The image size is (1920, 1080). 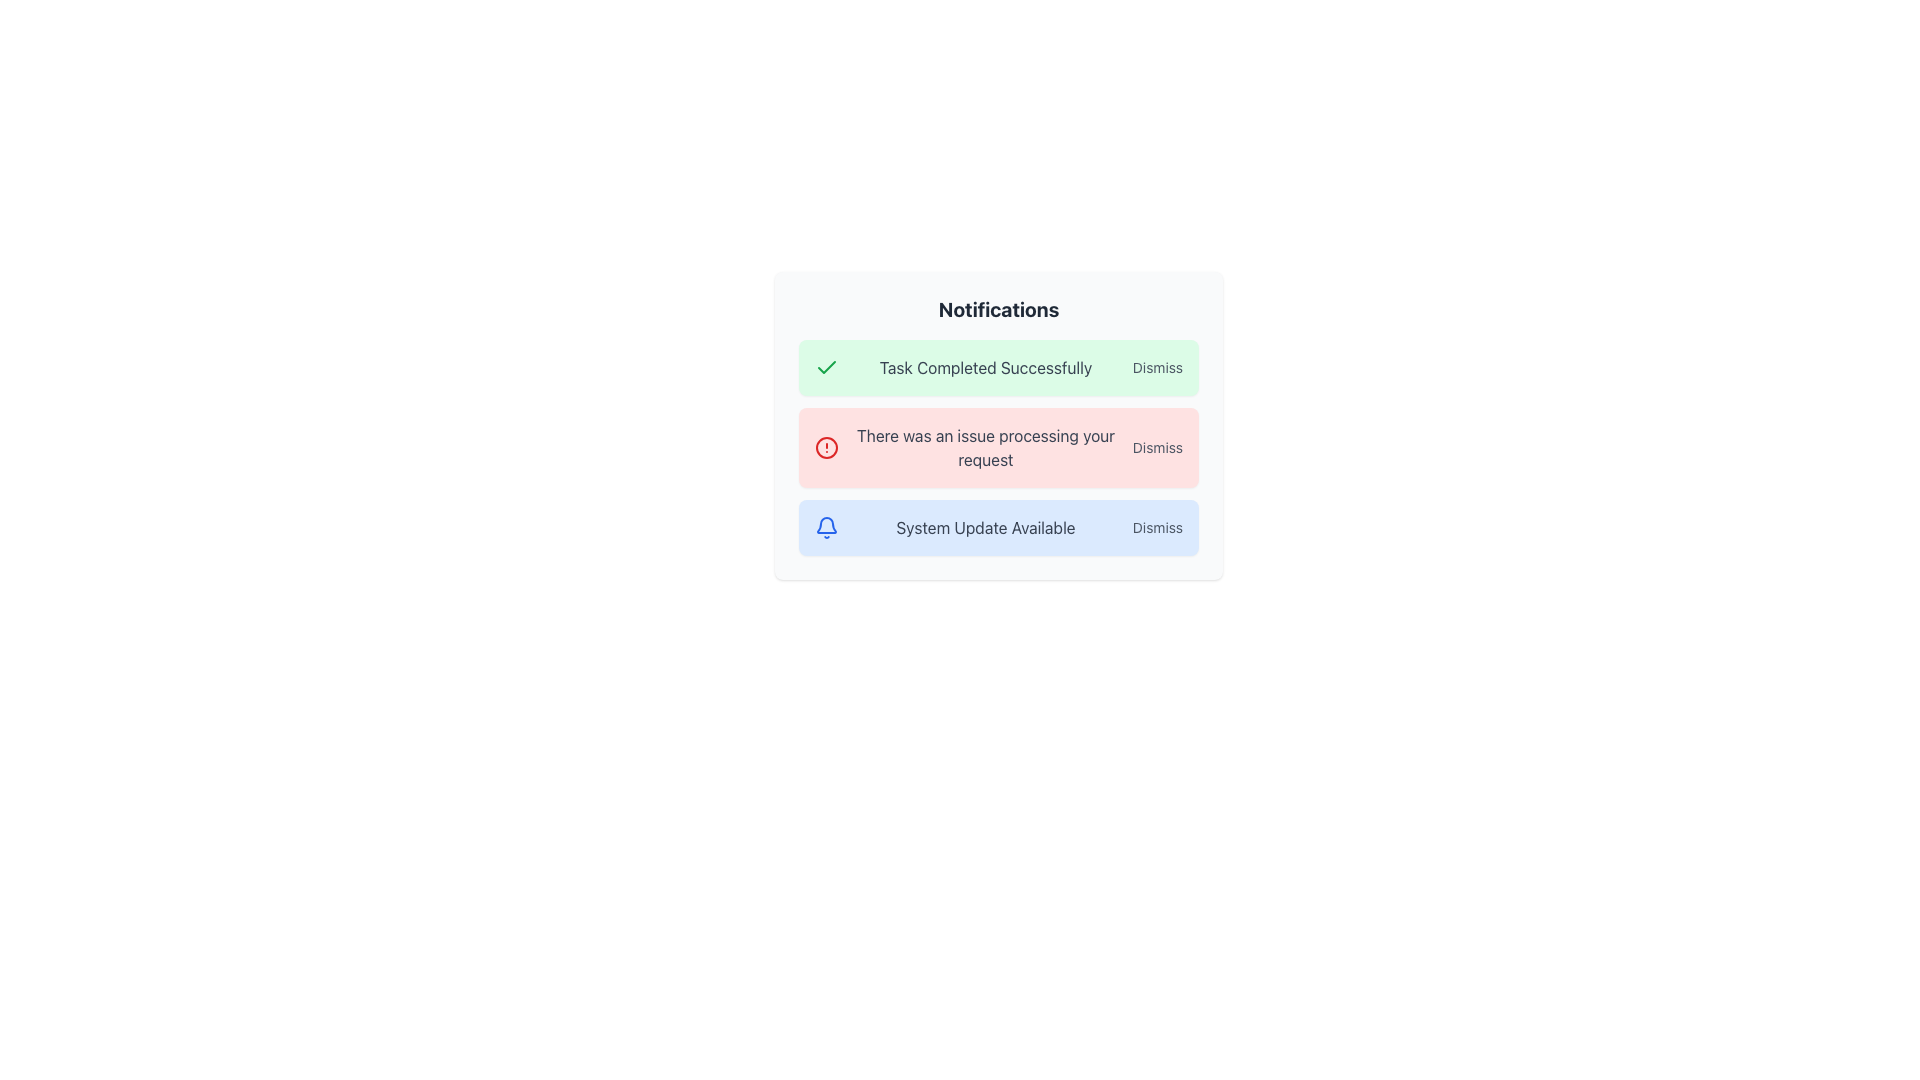 I want to click on the text label displaying 'System Update Available', which is styled in gray and centered within a blue background notification panel, so click(x=985, y=527).